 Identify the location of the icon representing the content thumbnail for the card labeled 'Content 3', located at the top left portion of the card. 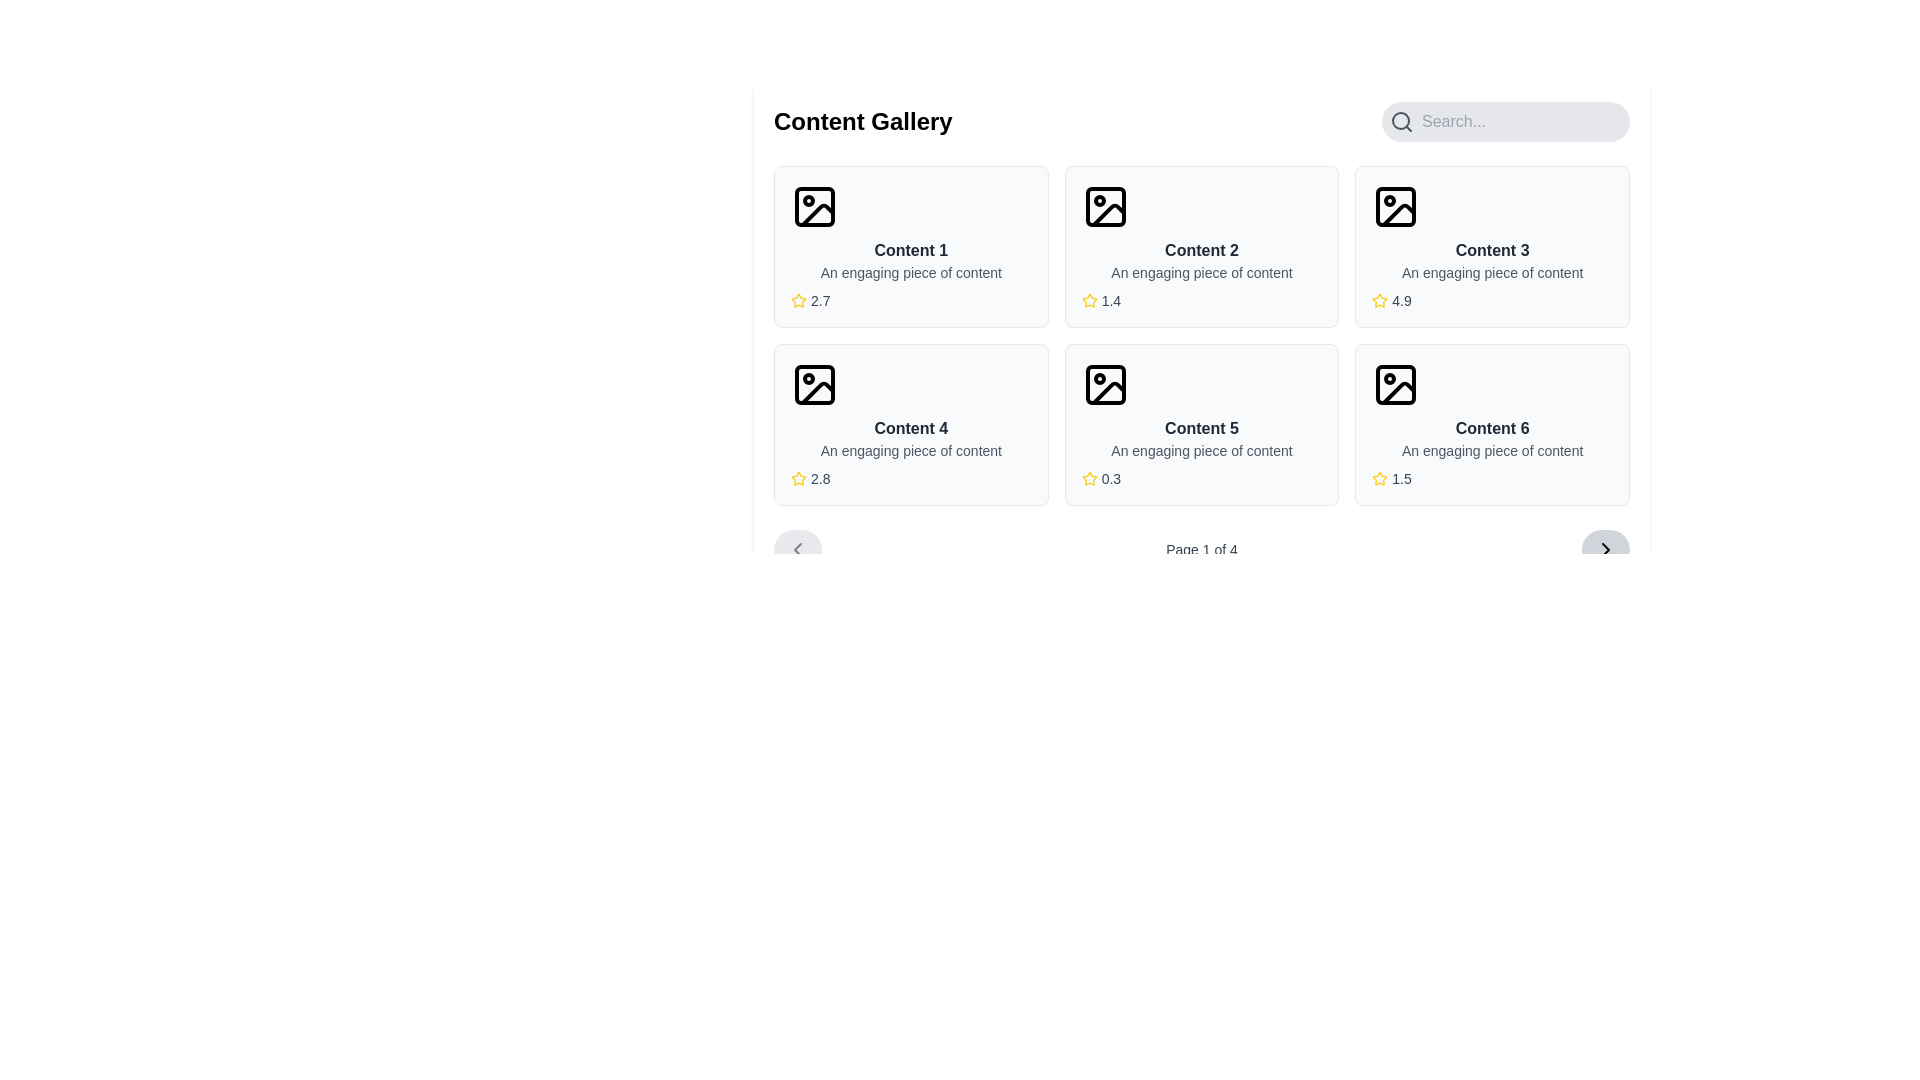
(1395, 207).